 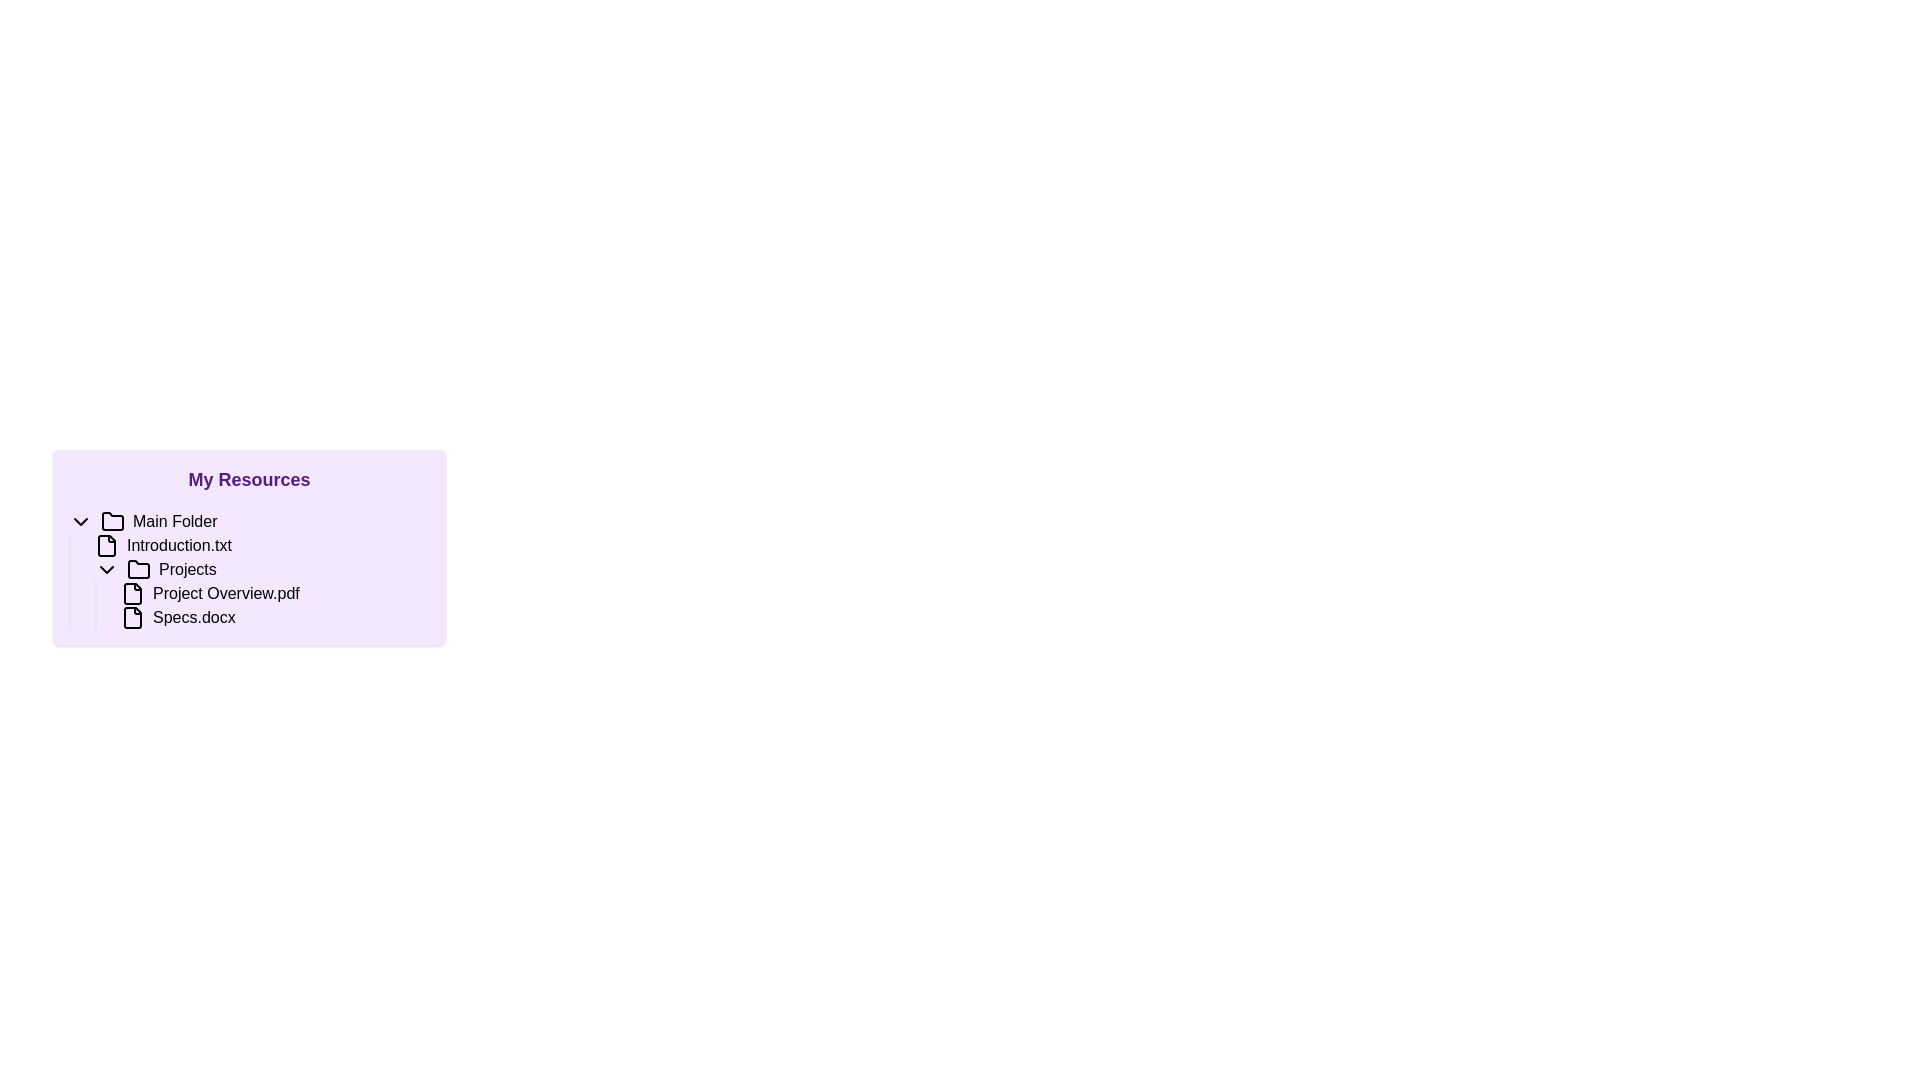 I want to click on the 'Specs.docx' icon located as the last item in the 'My Resources' list, so click(x=132, y=616).